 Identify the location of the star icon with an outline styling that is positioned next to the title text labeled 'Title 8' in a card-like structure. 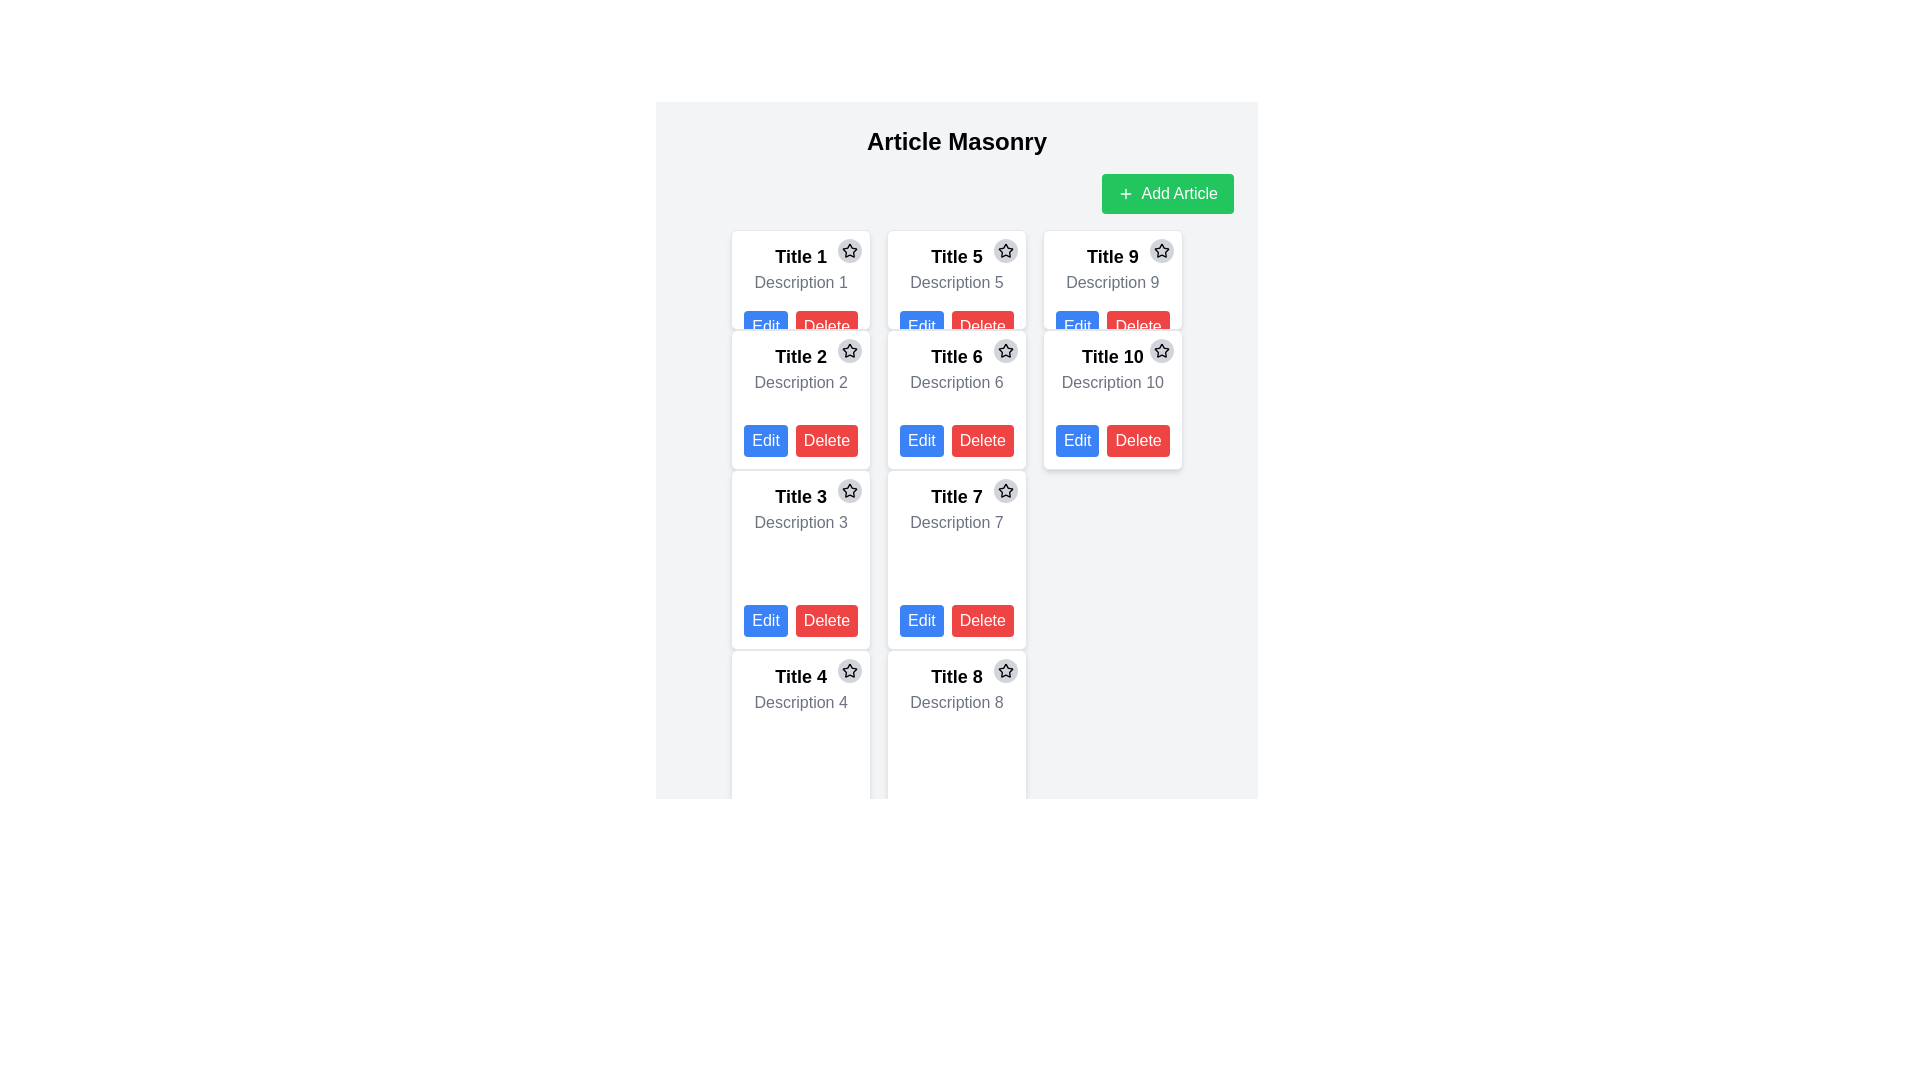
(850, 670).